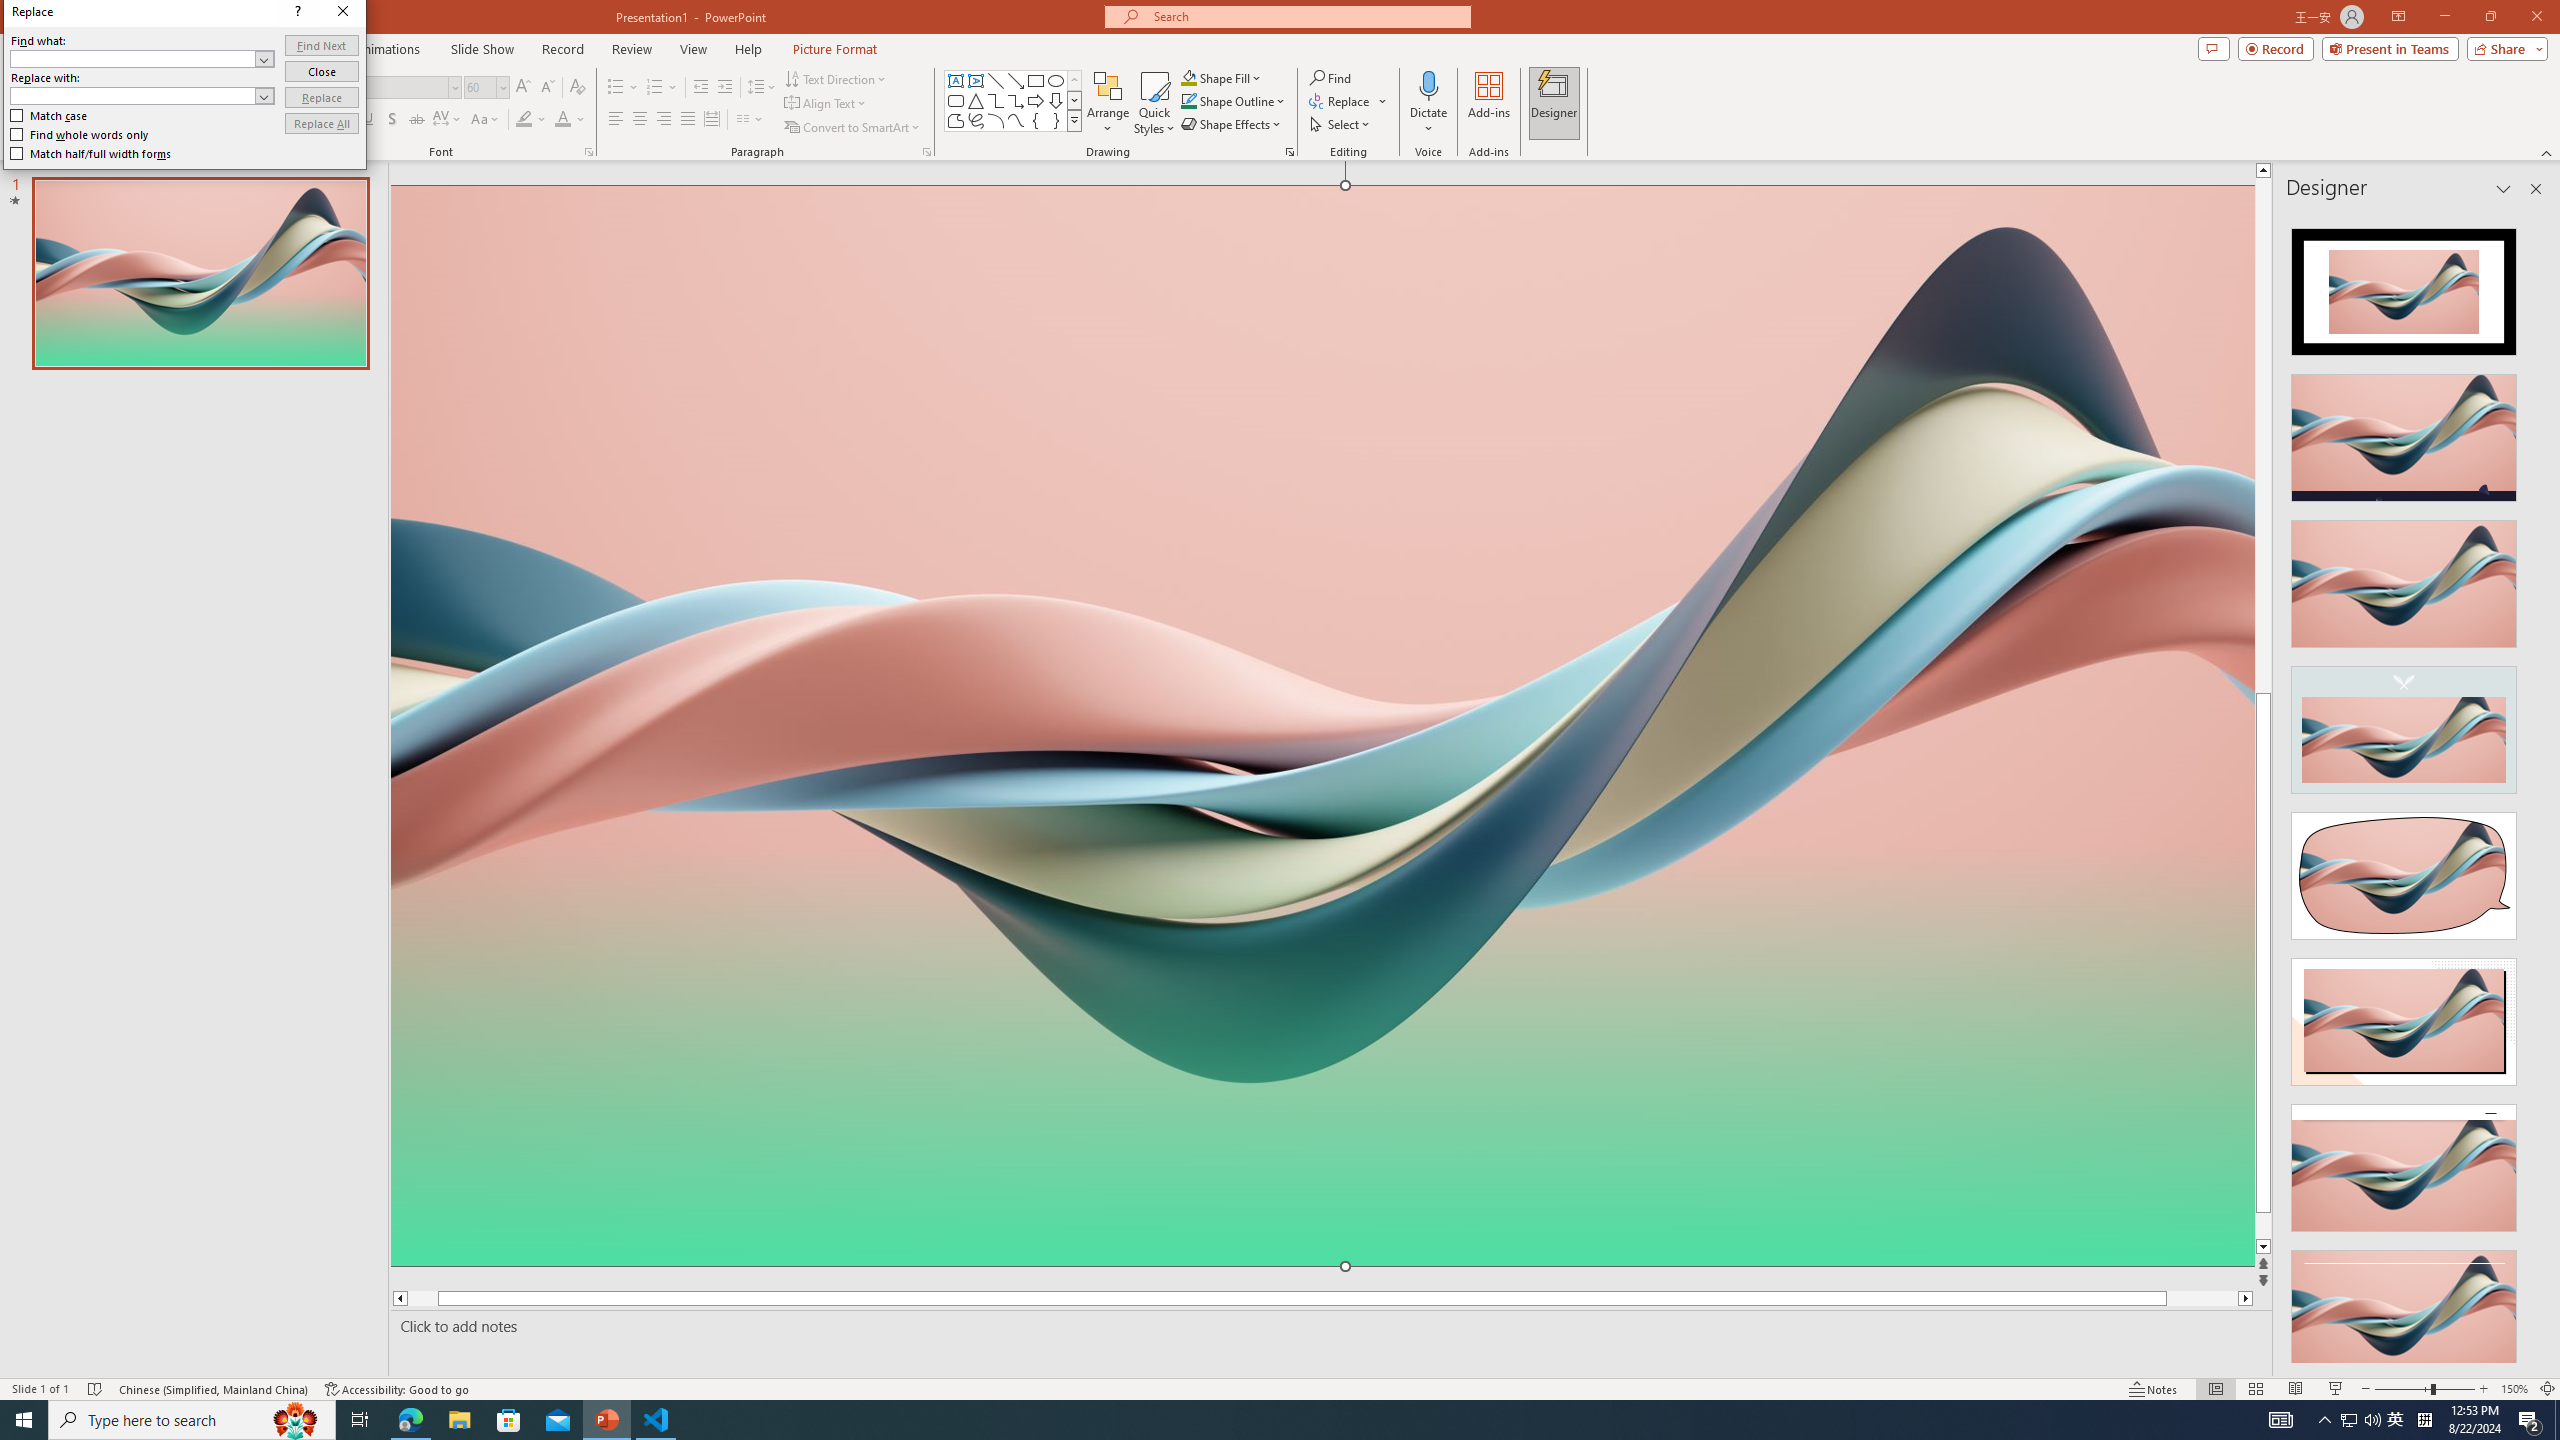 The image size is (2560, 1440). What do you see at coordinates (2402, 284) in the screenshot?
I see `'Recommended Design: Design Idea'` at bounding box center [2402, 284].